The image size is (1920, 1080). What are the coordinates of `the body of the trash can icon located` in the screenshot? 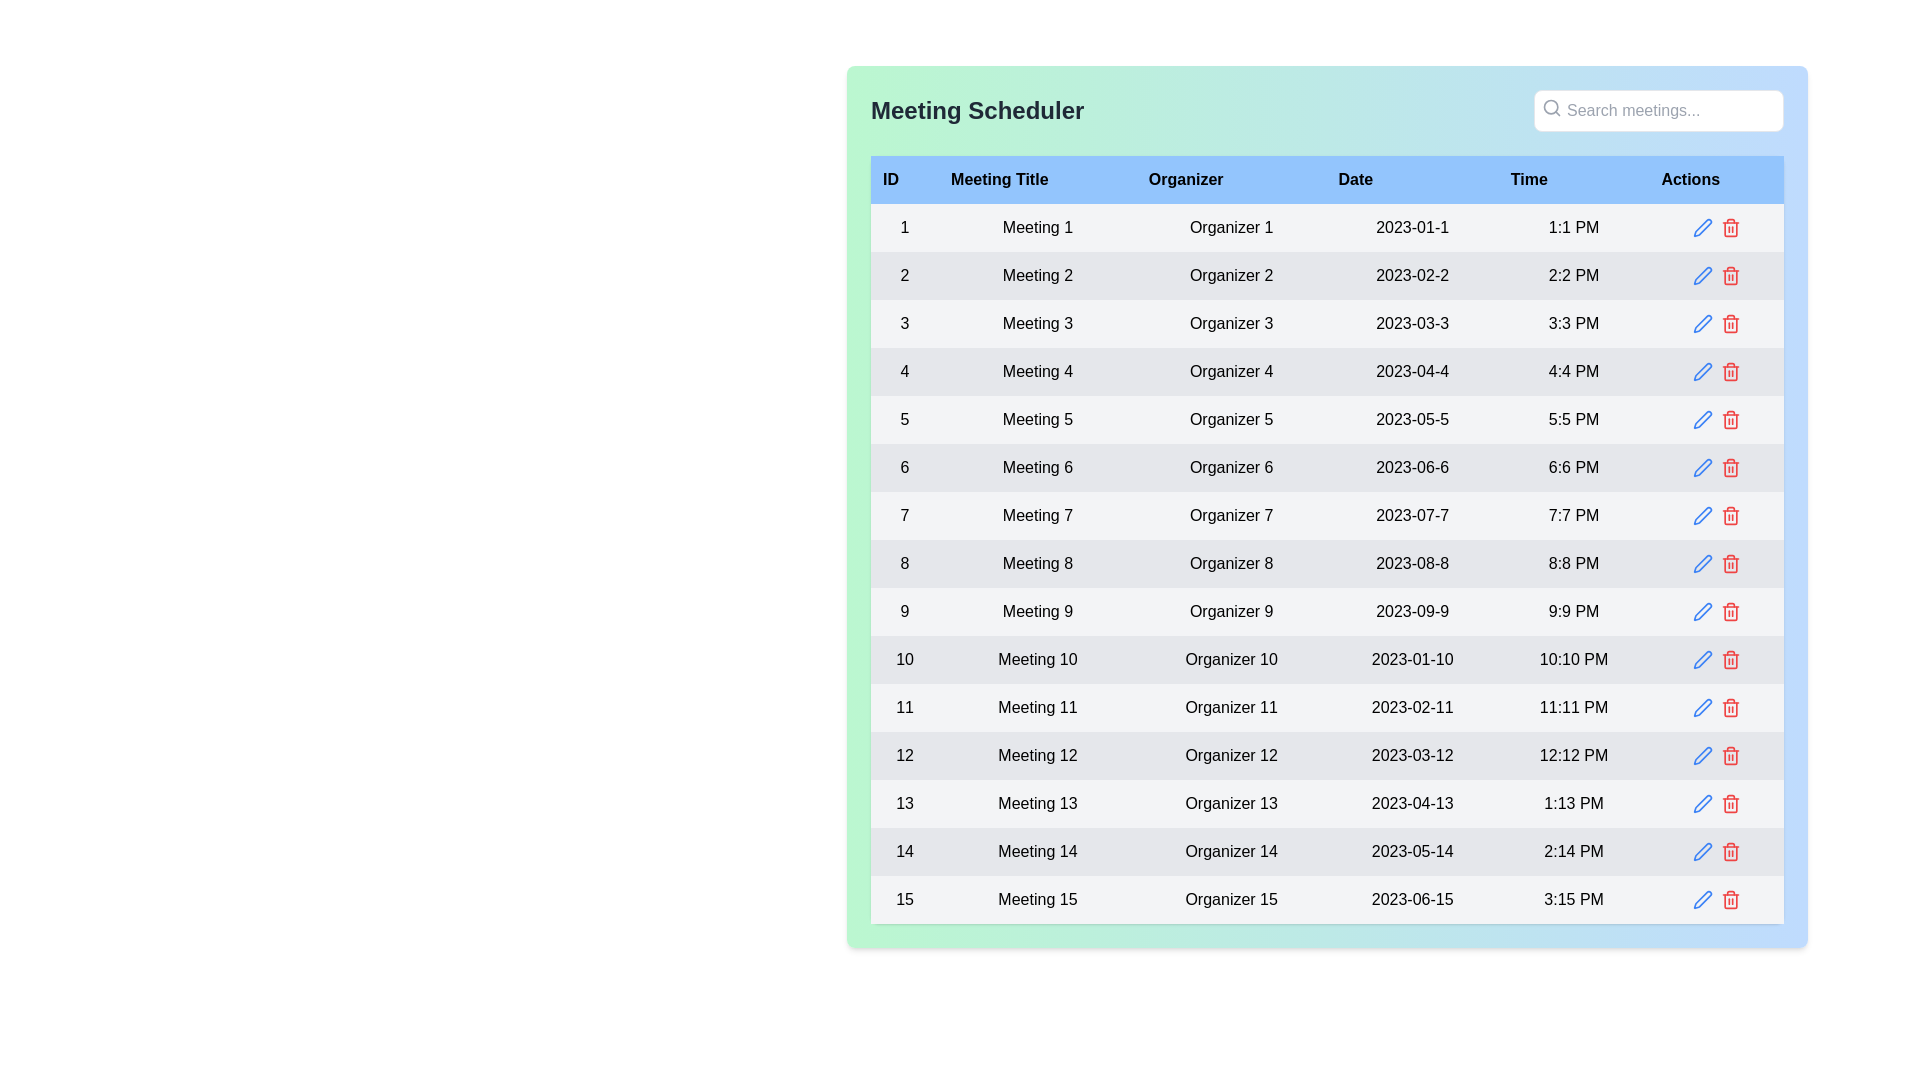 It's located at (1729, 804).